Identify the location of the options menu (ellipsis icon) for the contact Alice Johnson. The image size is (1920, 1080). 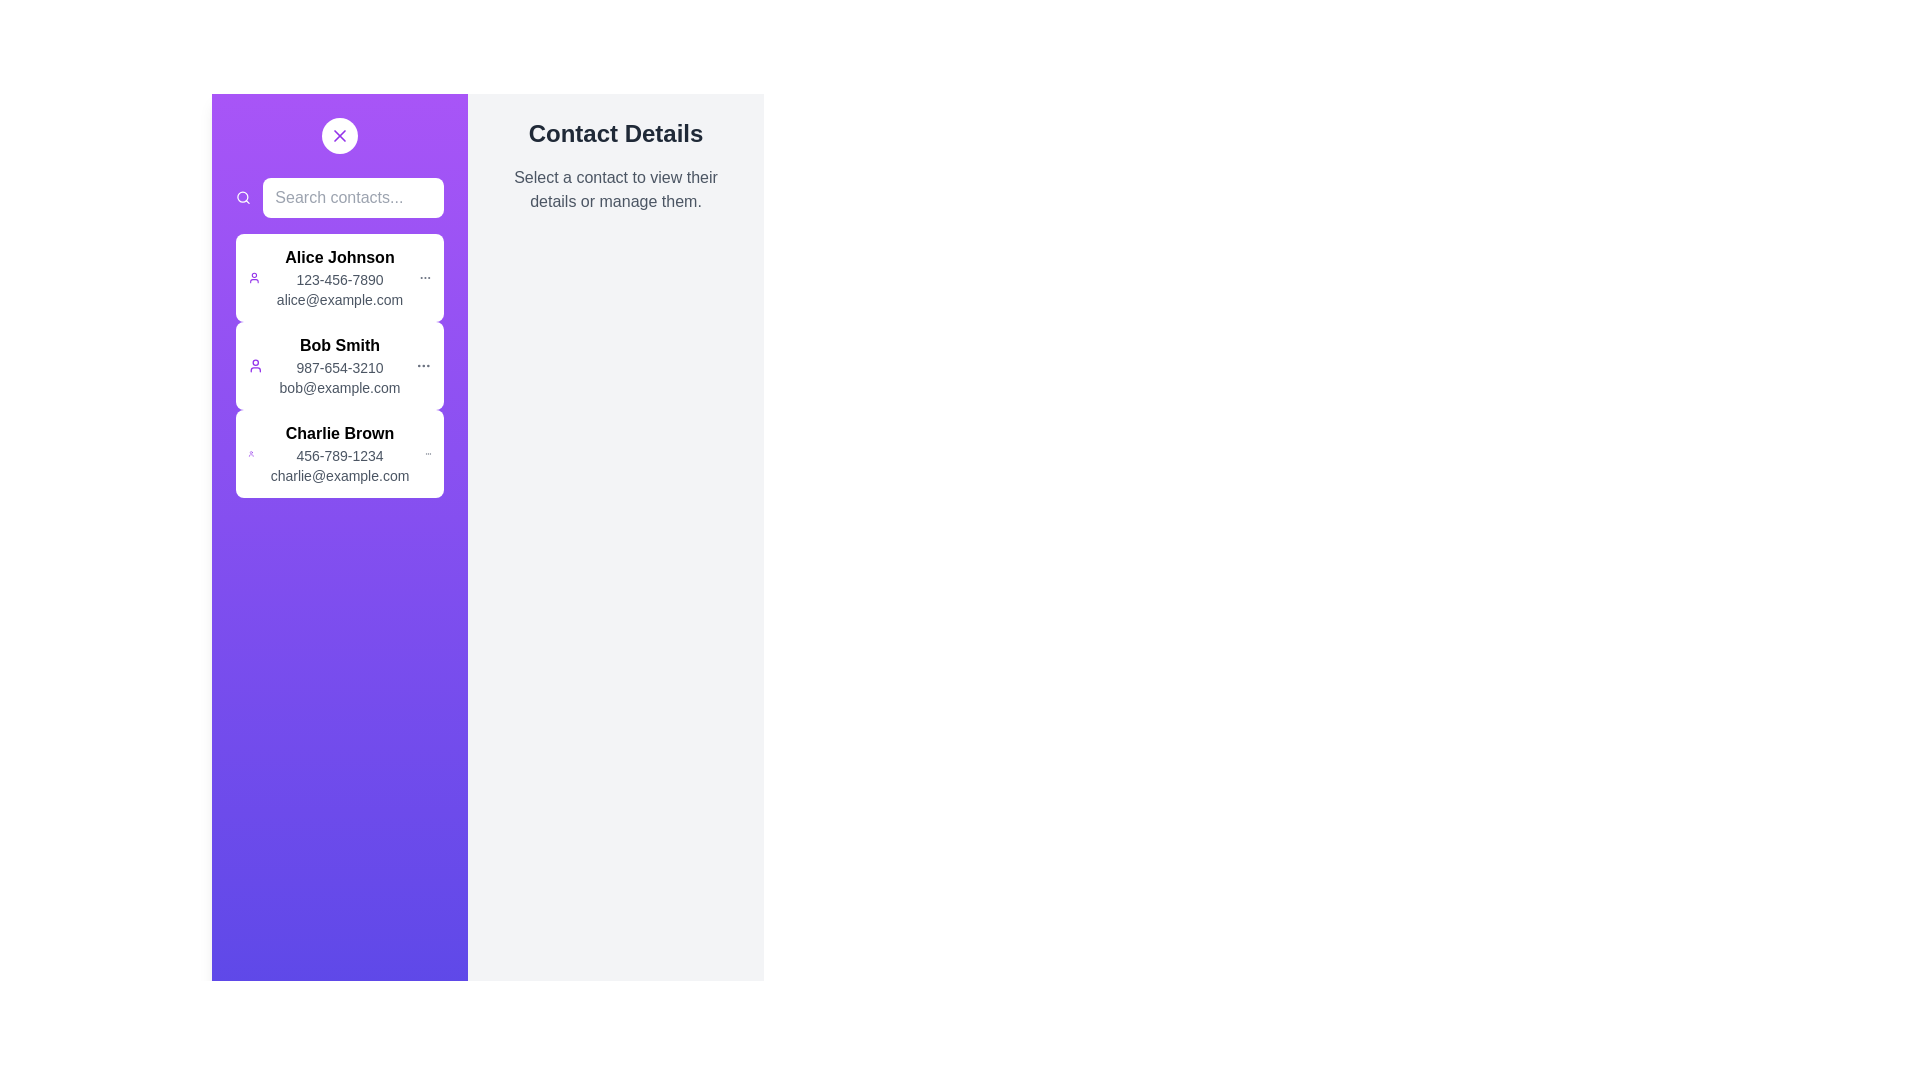
(424, 277).